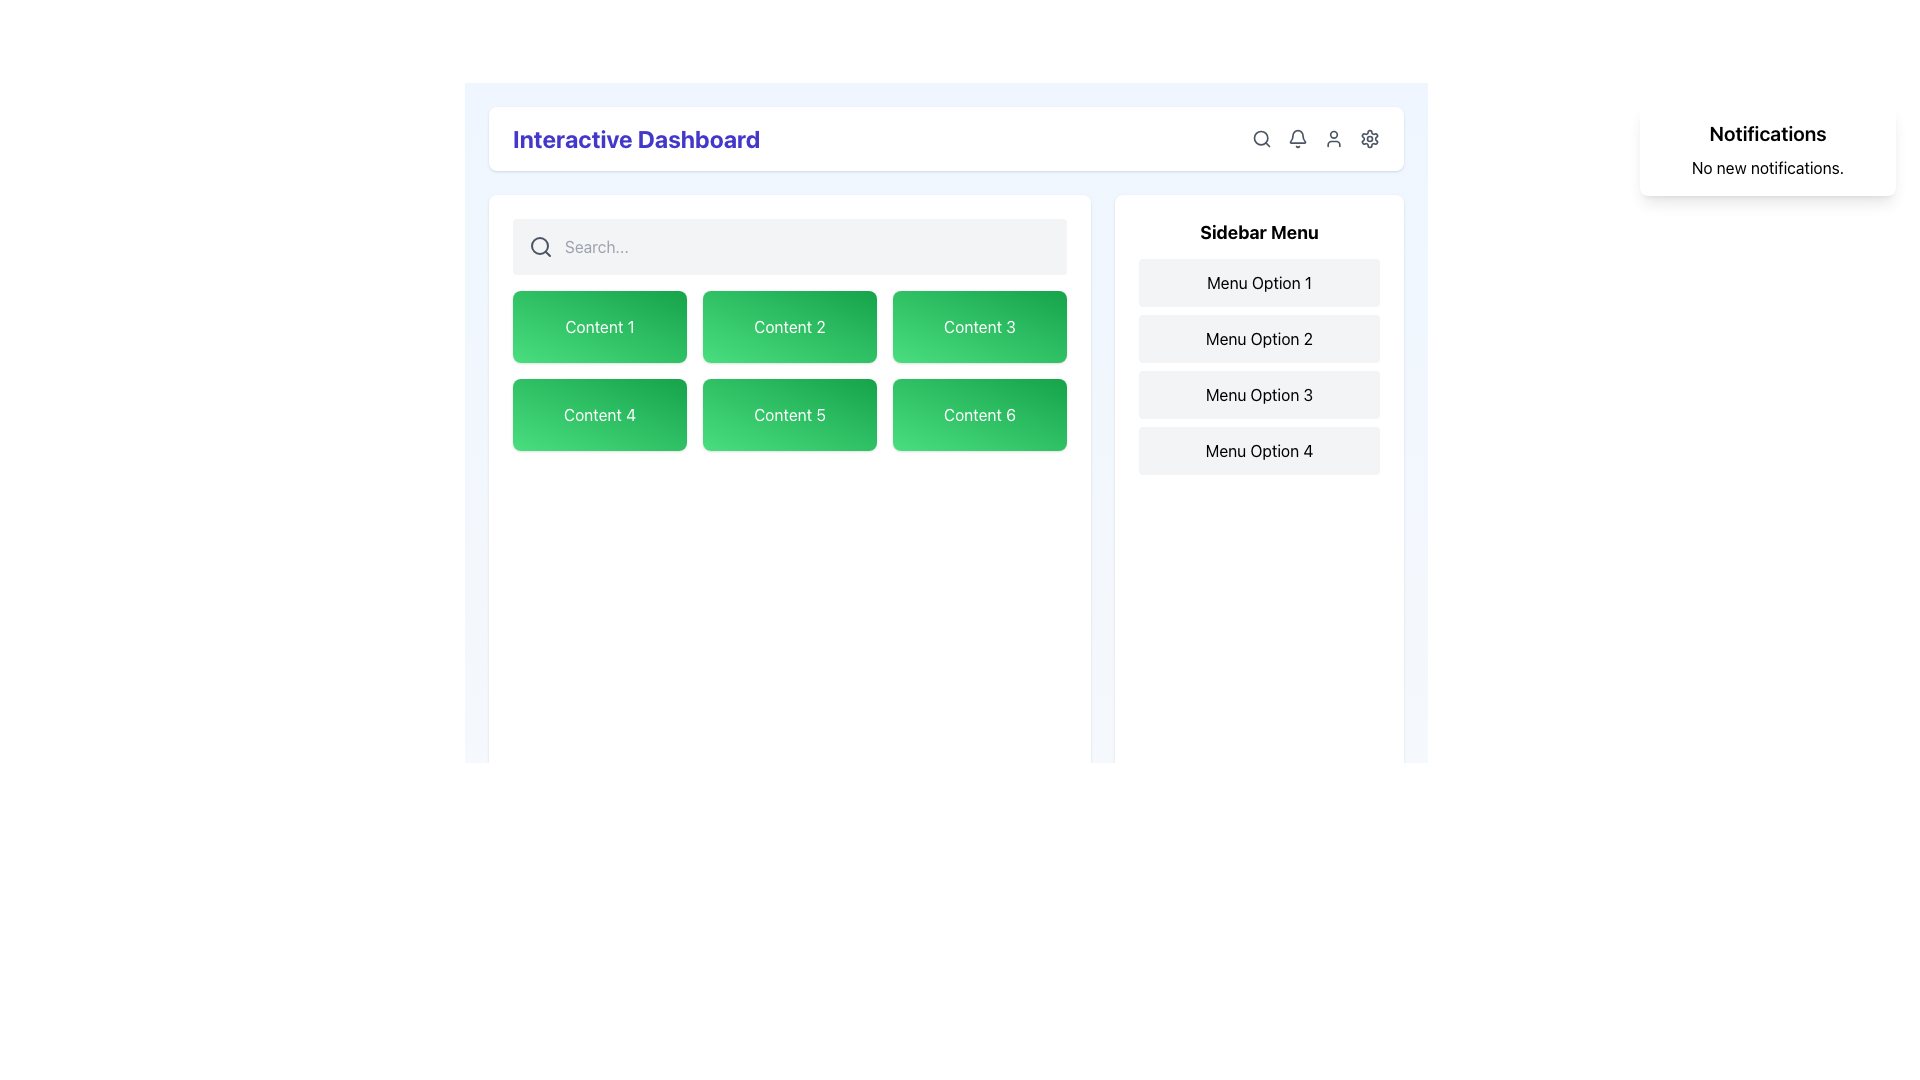  Describe the element at coordinates (635, 137) in the screenshot. I see `the Static Label element which serves as the title or header for the page, located near the top-left area of the interface` at that location.